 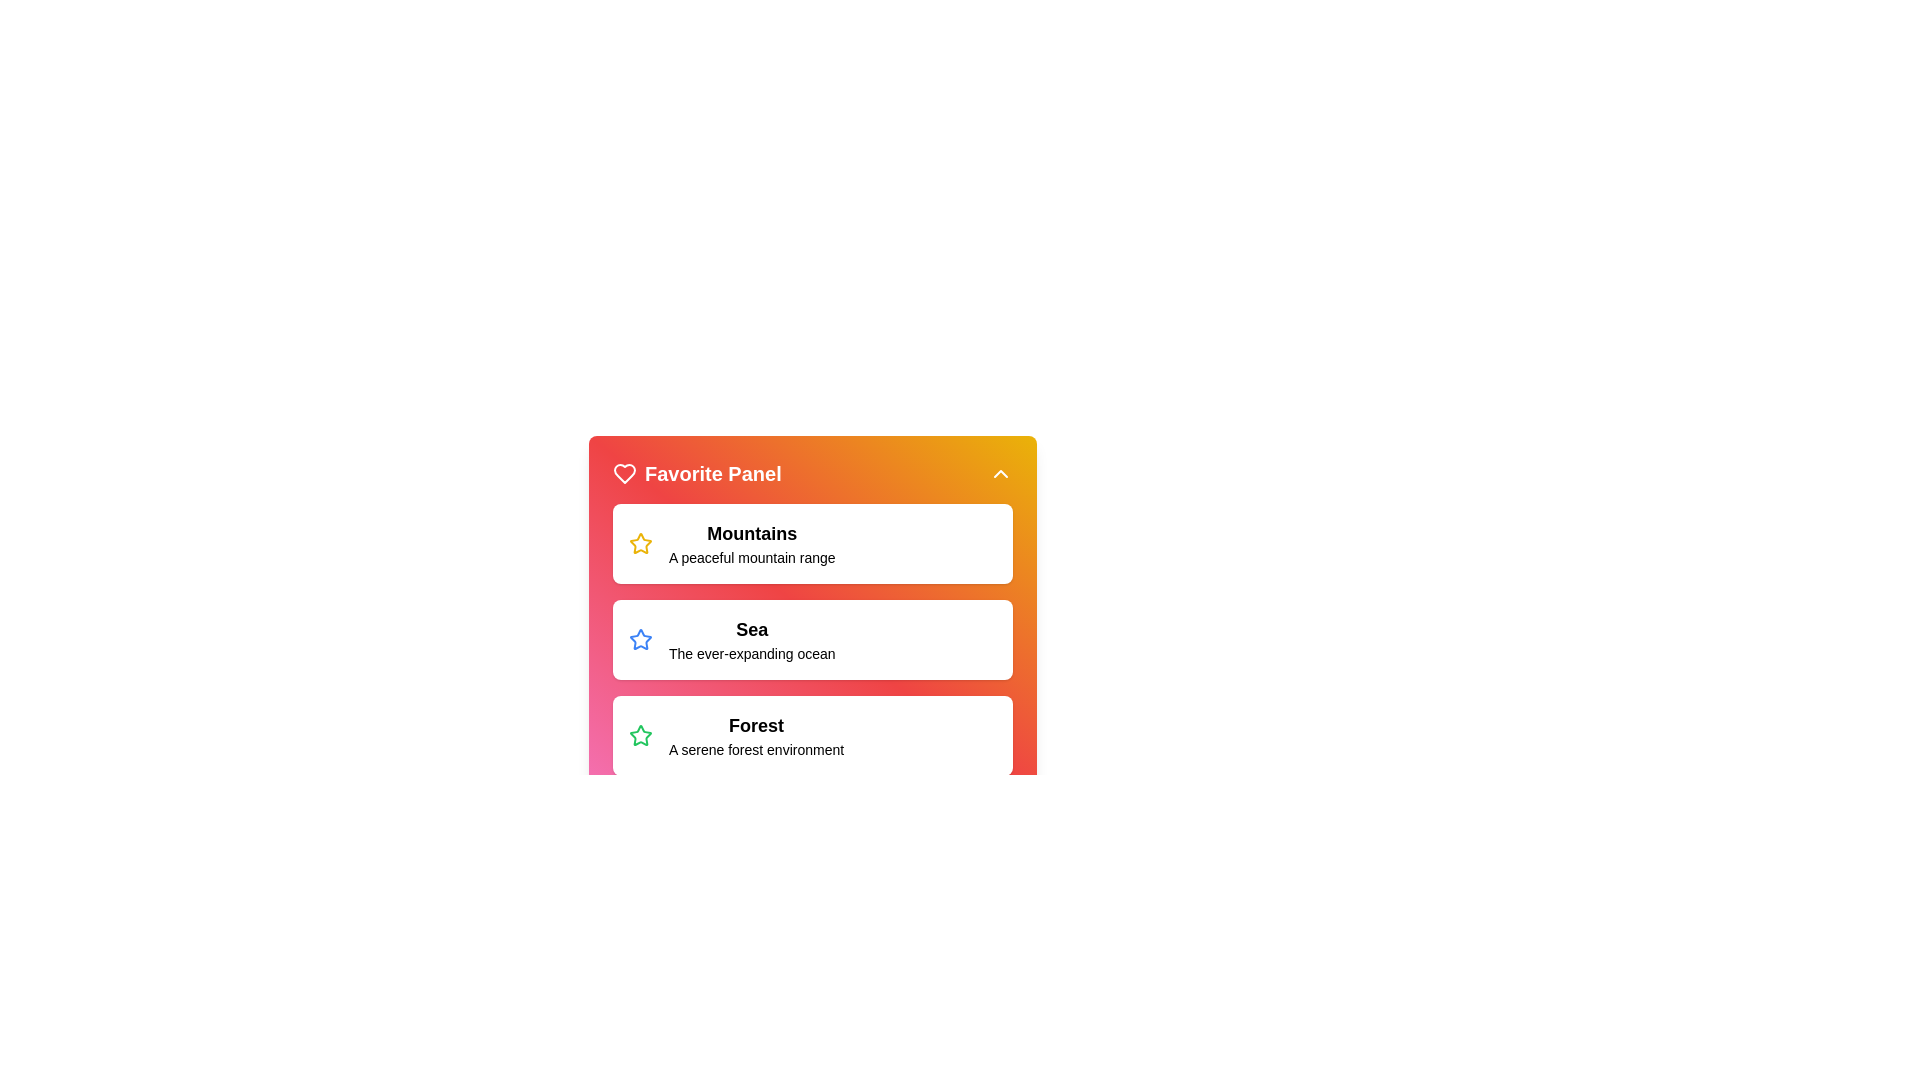 What do you see at coordinates (751, 628) in the screenshot?
I see `the text label that serves as the title for the descriptive block about the ocean, positioned centrally in the 'Favorite Panel' interface, above the text 'The ever-expanding ocean'` at bounding box center [751, 628].